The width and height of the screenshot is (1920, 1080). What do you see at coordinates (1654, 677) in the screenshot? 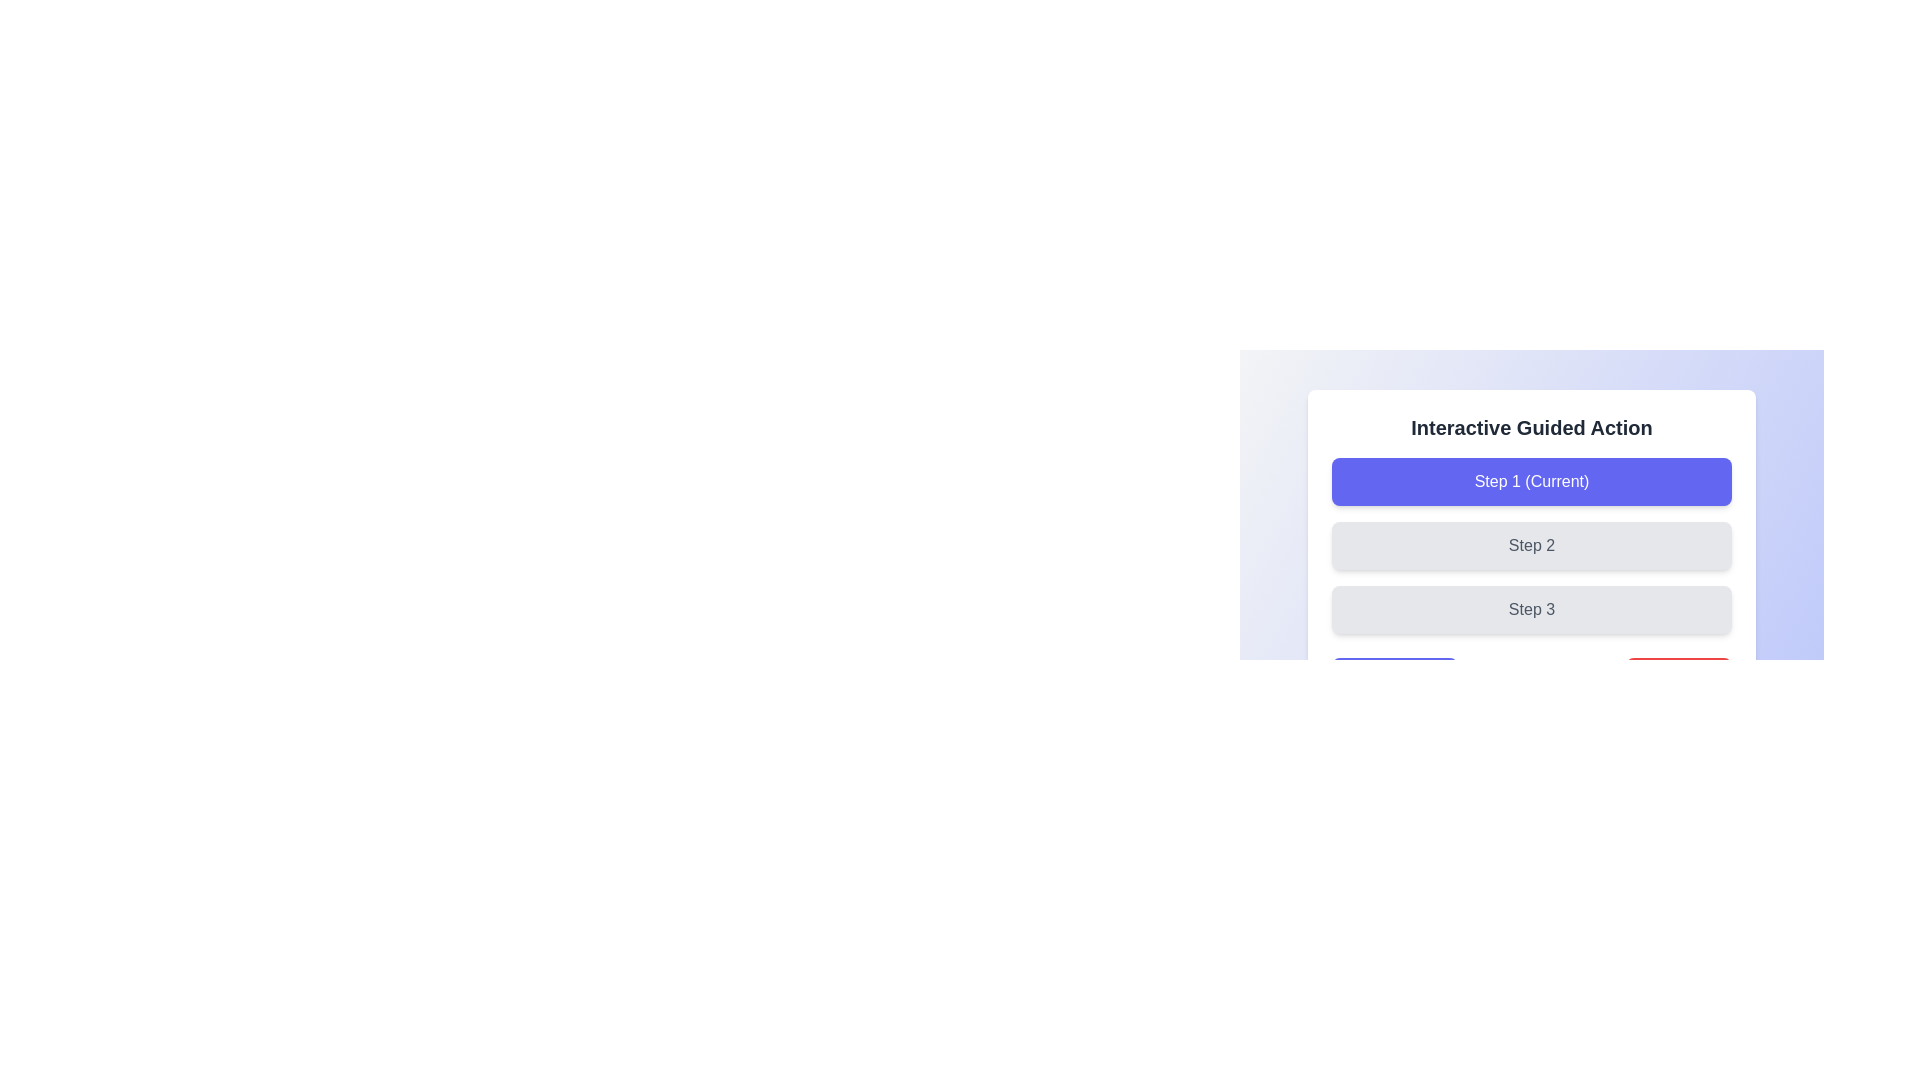
I see `the reset icon located inside the red 'Reset' button on the right side of the interface below the 'Interactive Guided Action' section` at bounding box center [1654, 677].